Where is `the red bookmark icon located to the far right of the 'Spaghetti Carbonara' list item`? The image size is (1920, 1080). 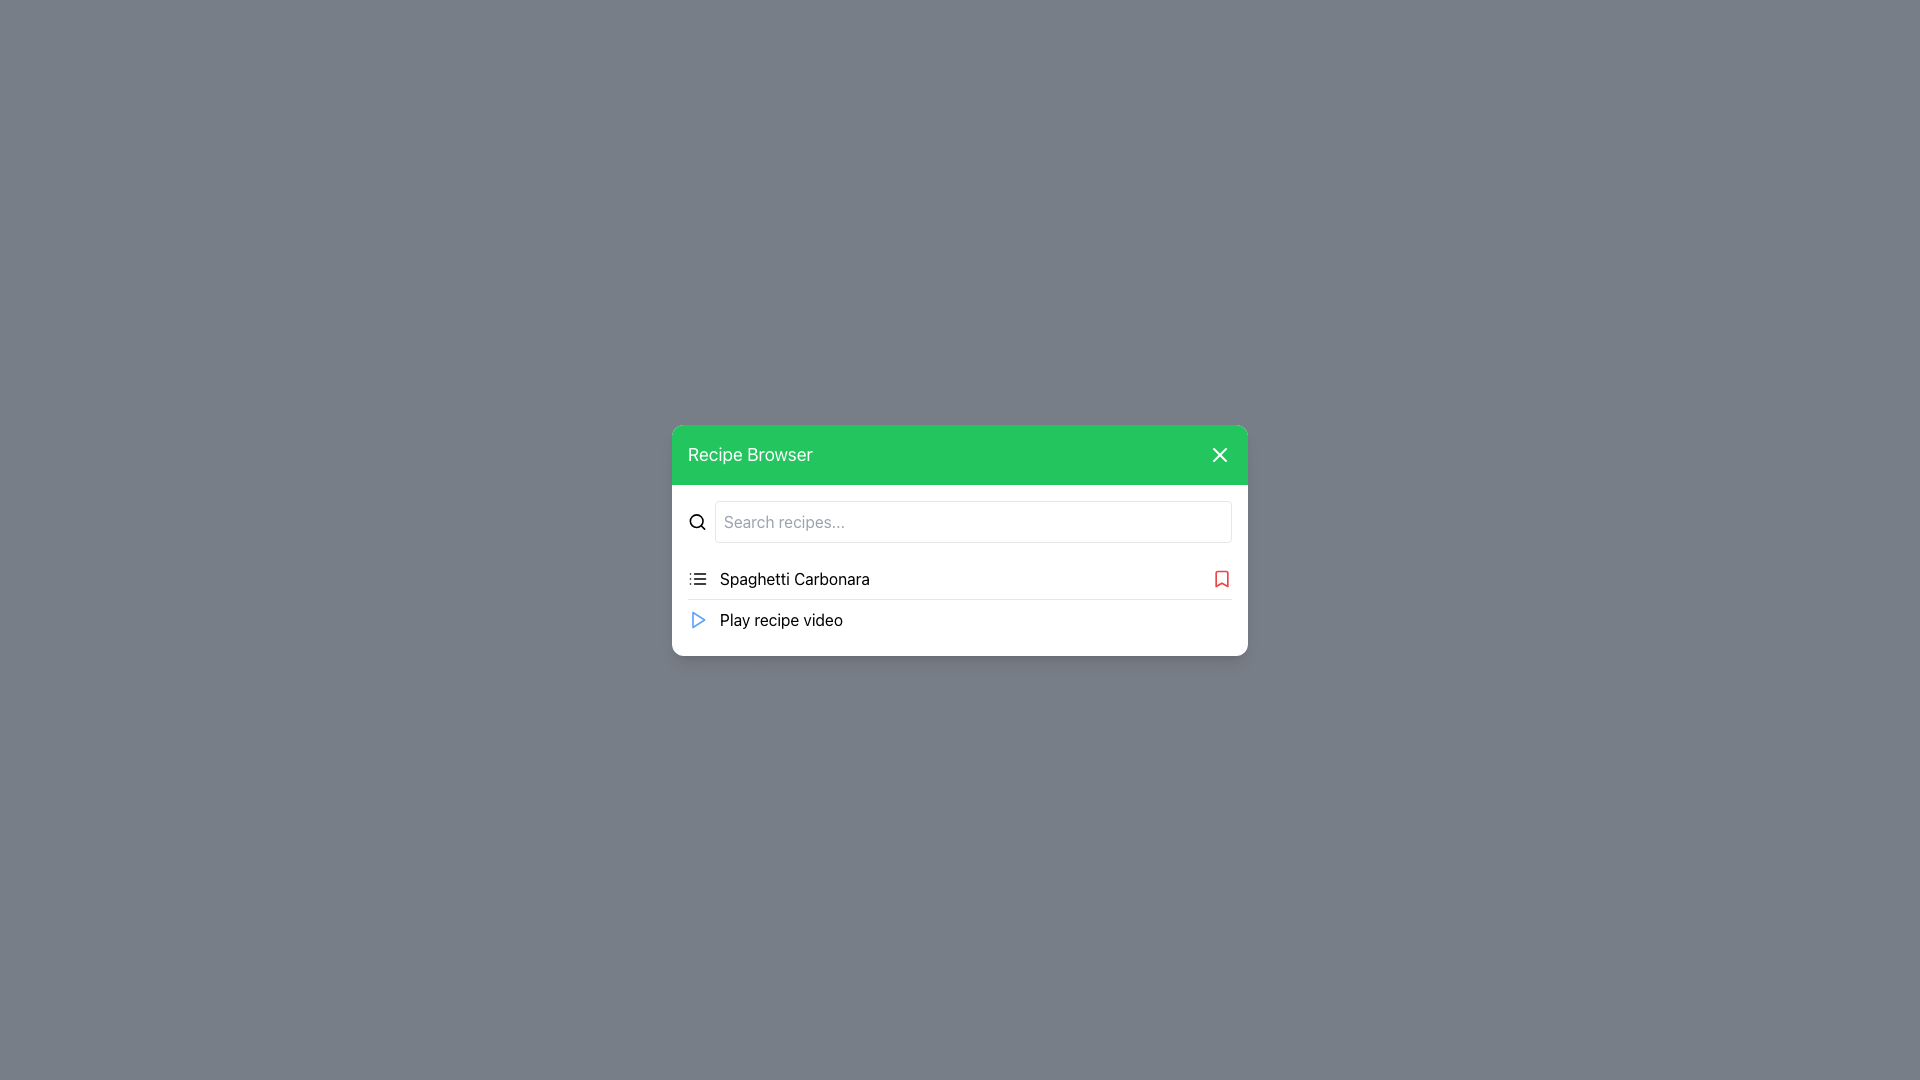
the red bookmark icon located to the far right of the 'Spaghetti Carbonara' list item is located at coordinates (1221, 578).